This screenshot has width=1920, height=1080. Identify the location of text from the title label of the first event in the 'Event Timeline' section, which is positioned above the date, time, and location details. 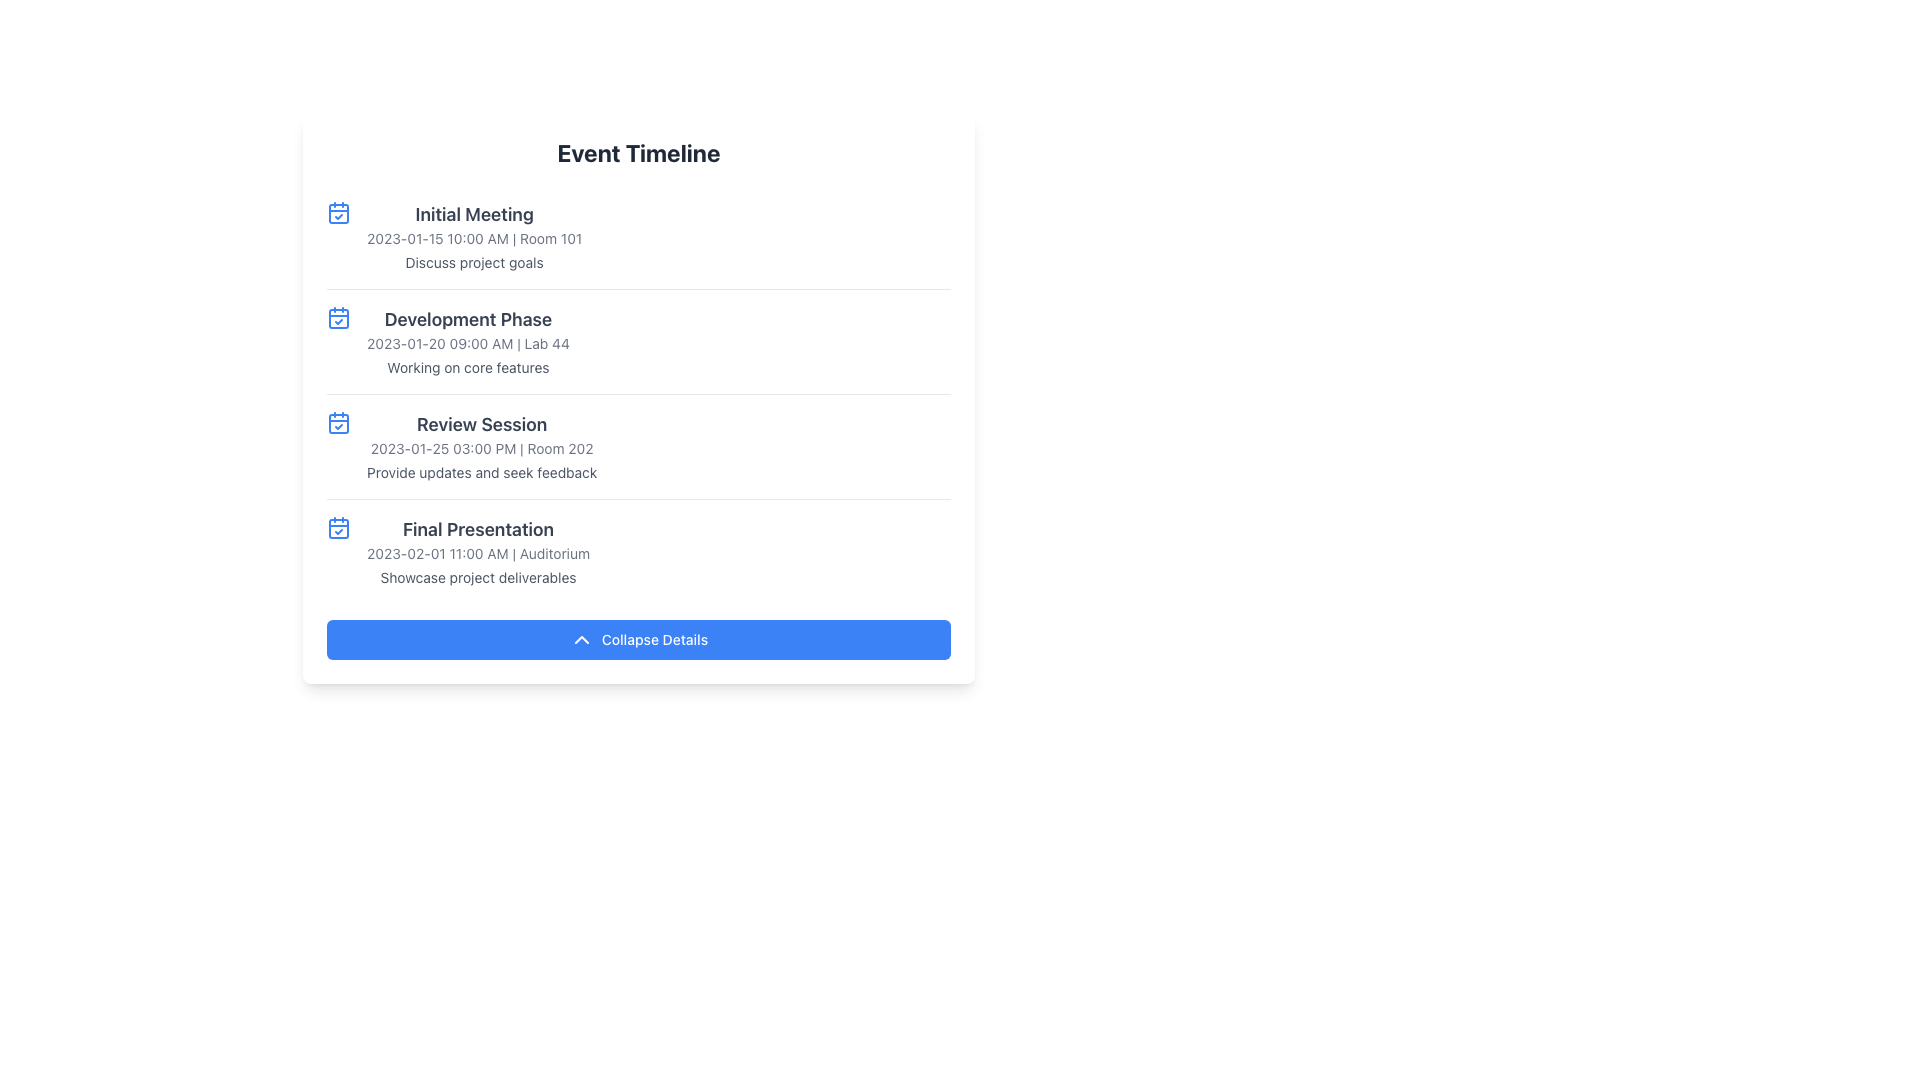
(473, 215).